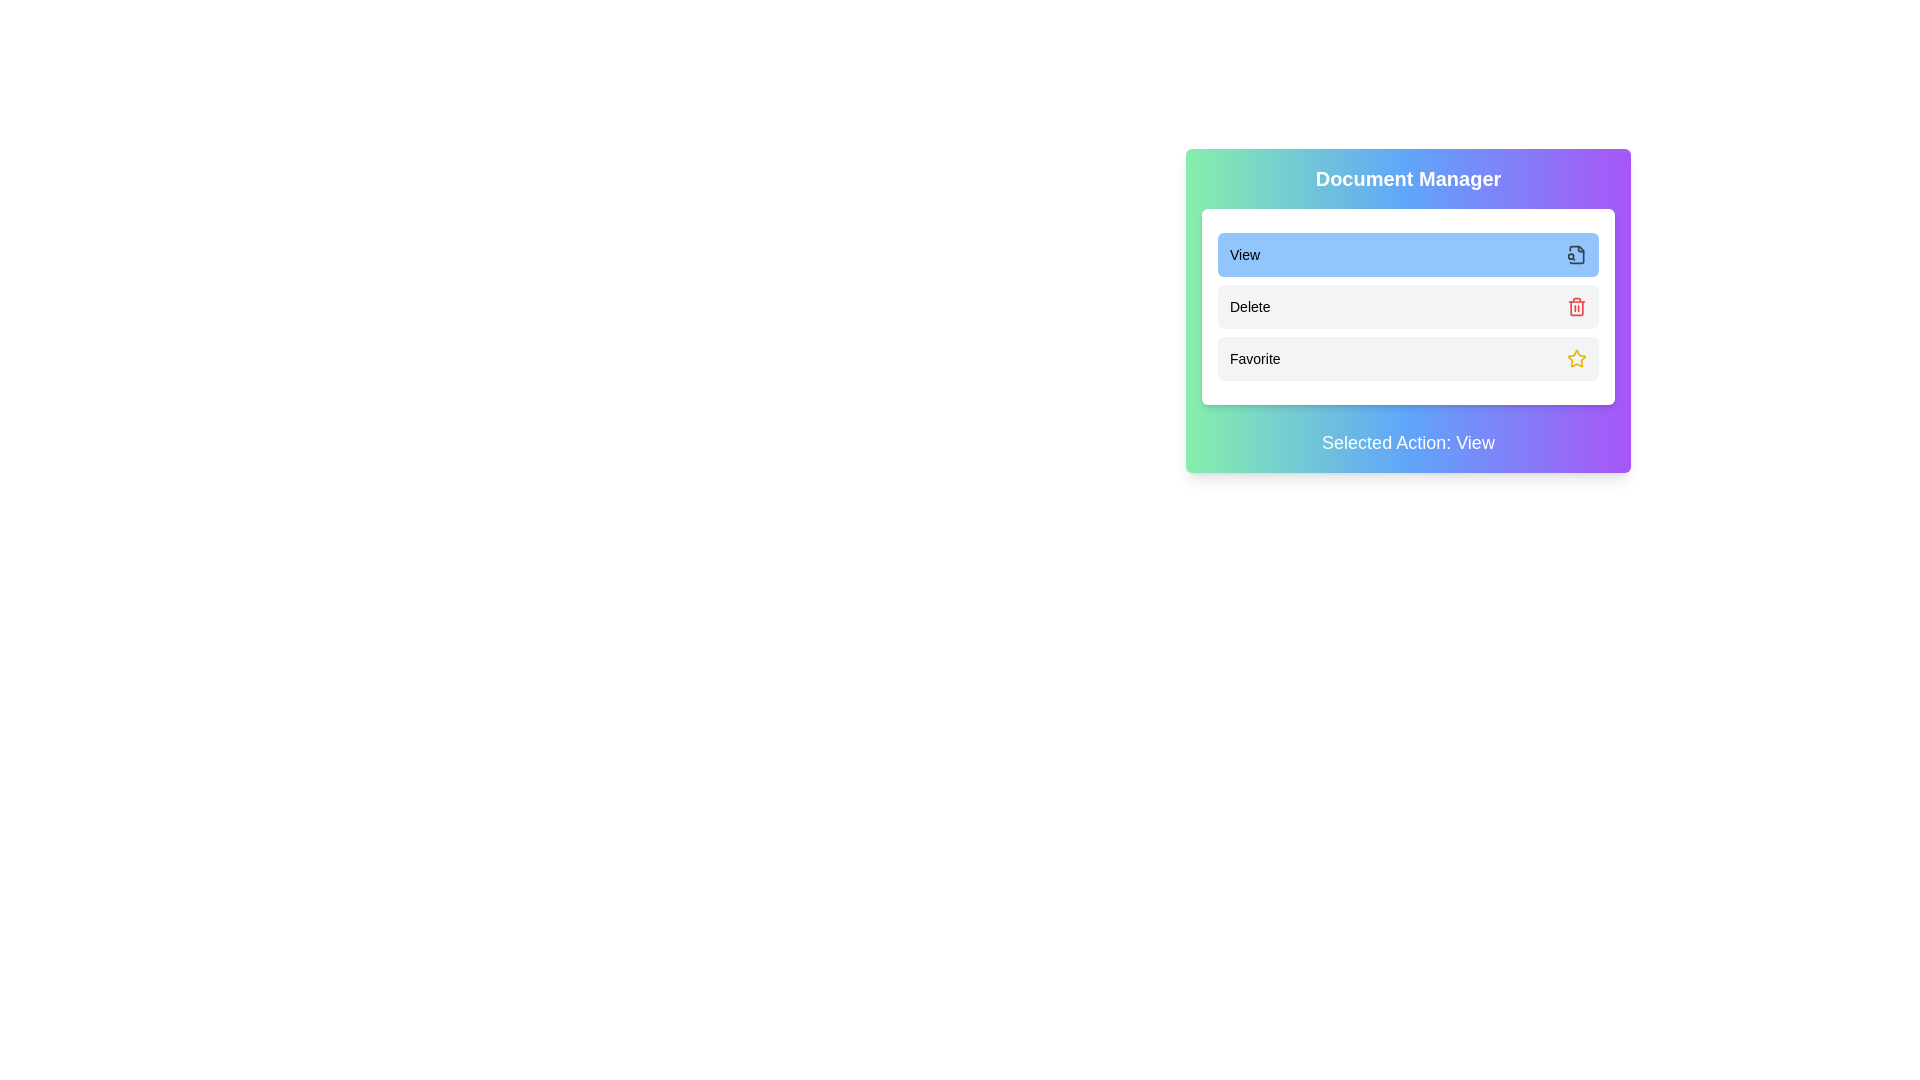  I want to click on the action Favorite by clicking the corresponding button, so click(1407, 357).